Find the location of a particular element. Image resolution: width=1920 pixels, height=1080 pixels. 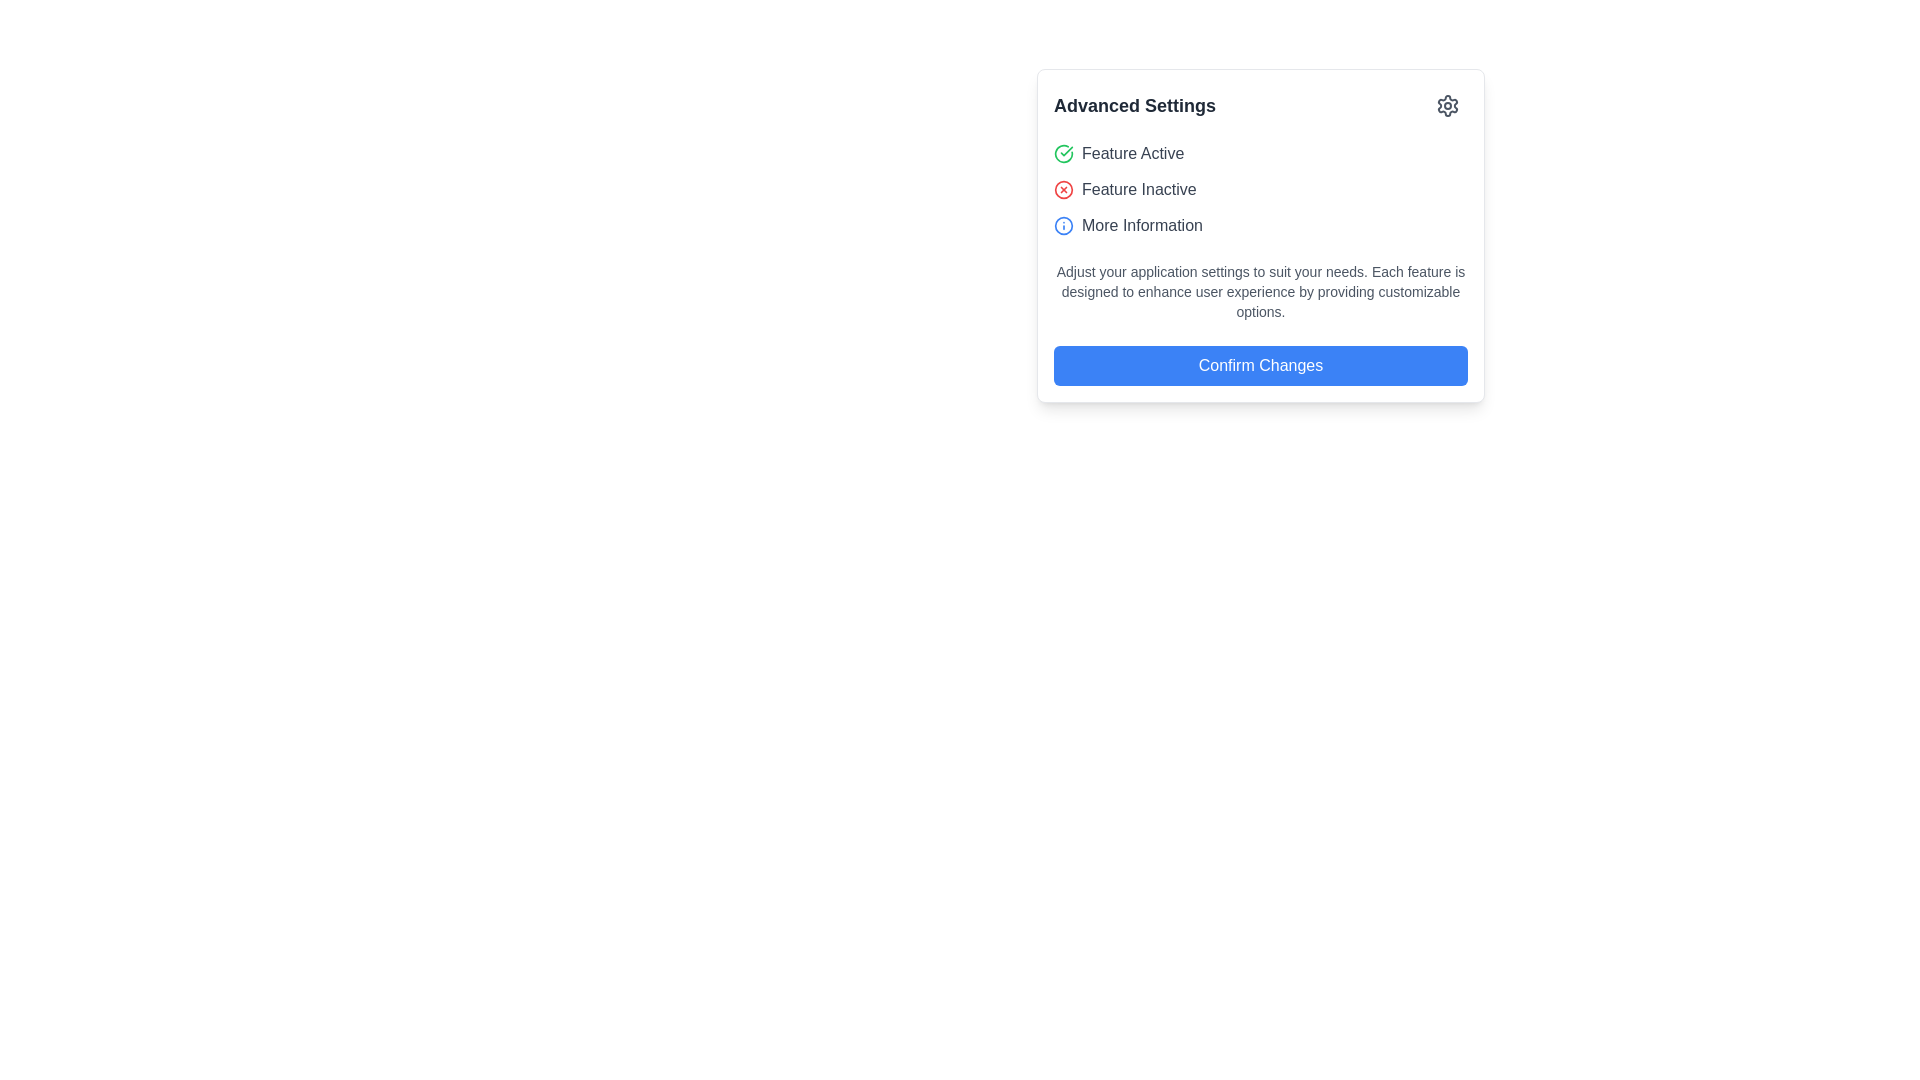

the small blue information icon located to the left of the text 'More Information', which is the leftmost component in its horizontal group is located at coordinates (1063, 225).